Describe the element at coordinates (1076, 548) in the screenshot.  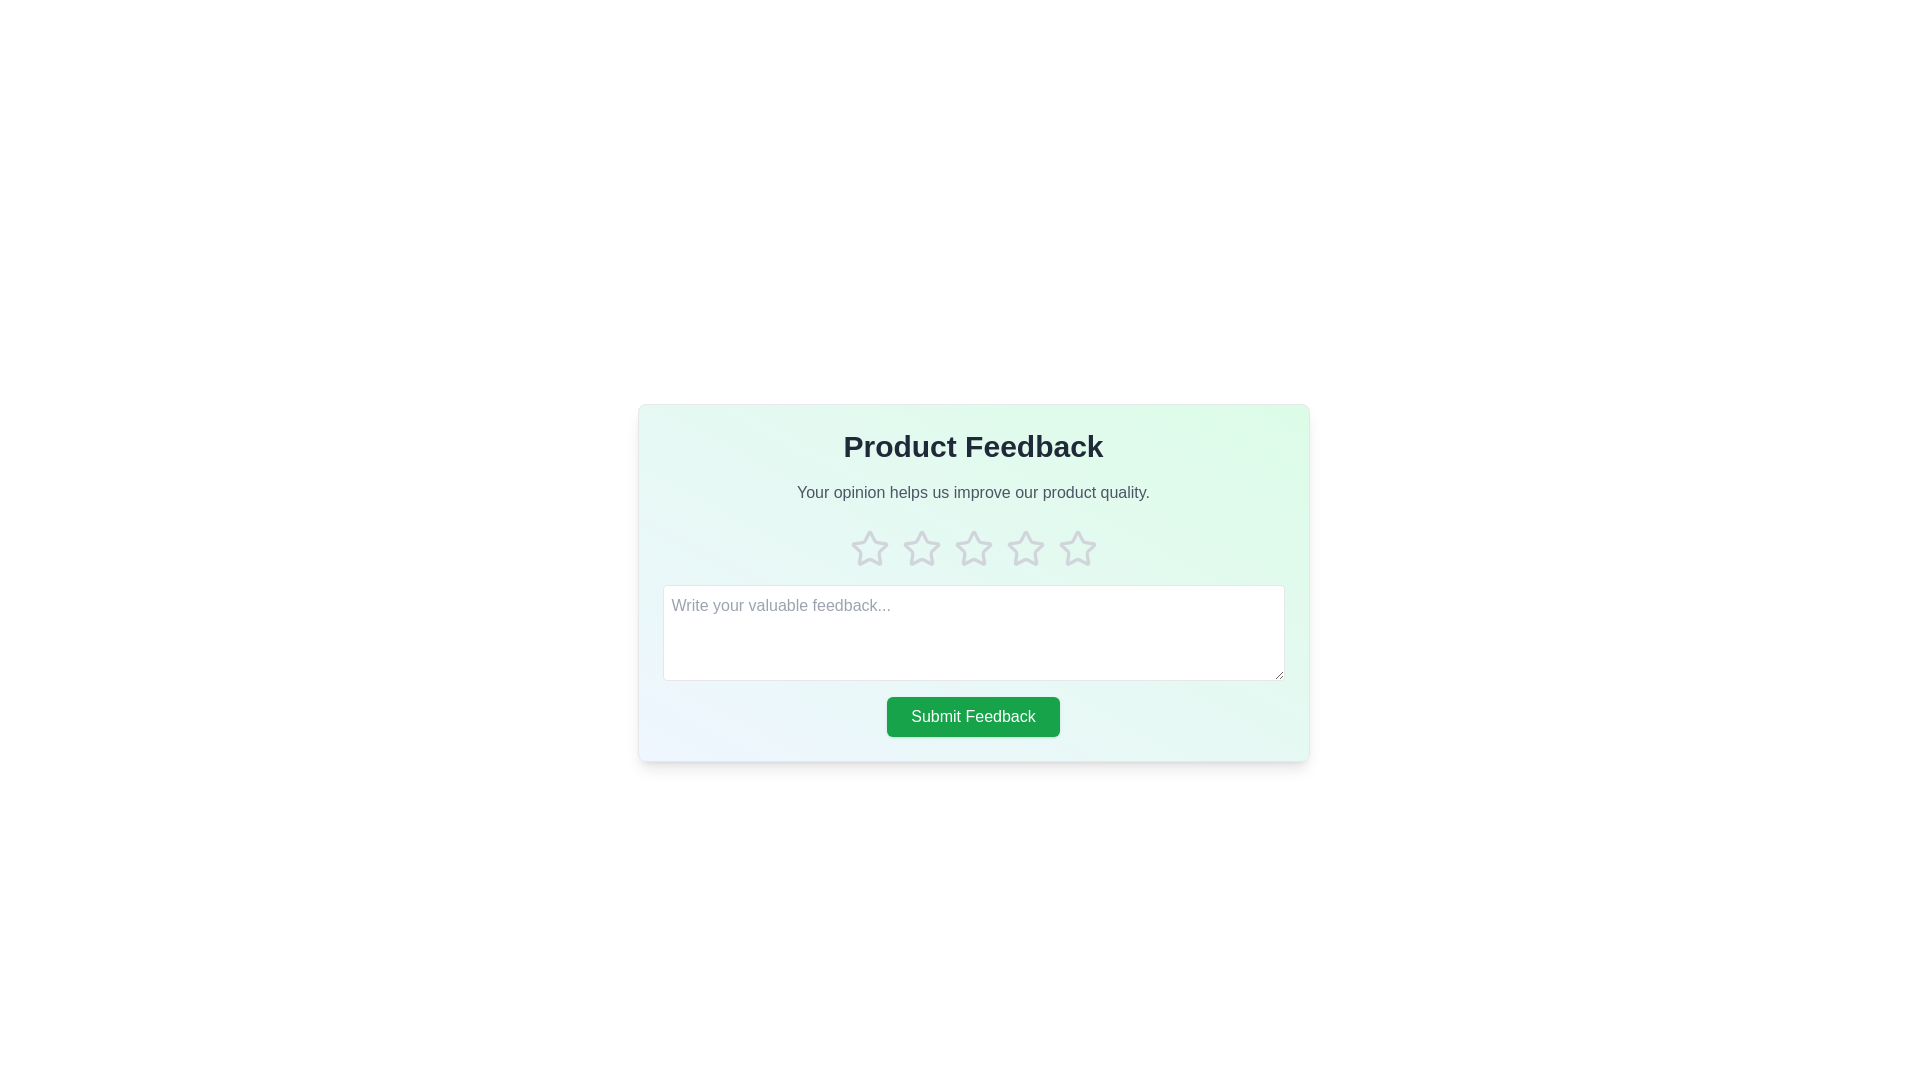
I see `the fifth star icon in the rating widget` at that location.